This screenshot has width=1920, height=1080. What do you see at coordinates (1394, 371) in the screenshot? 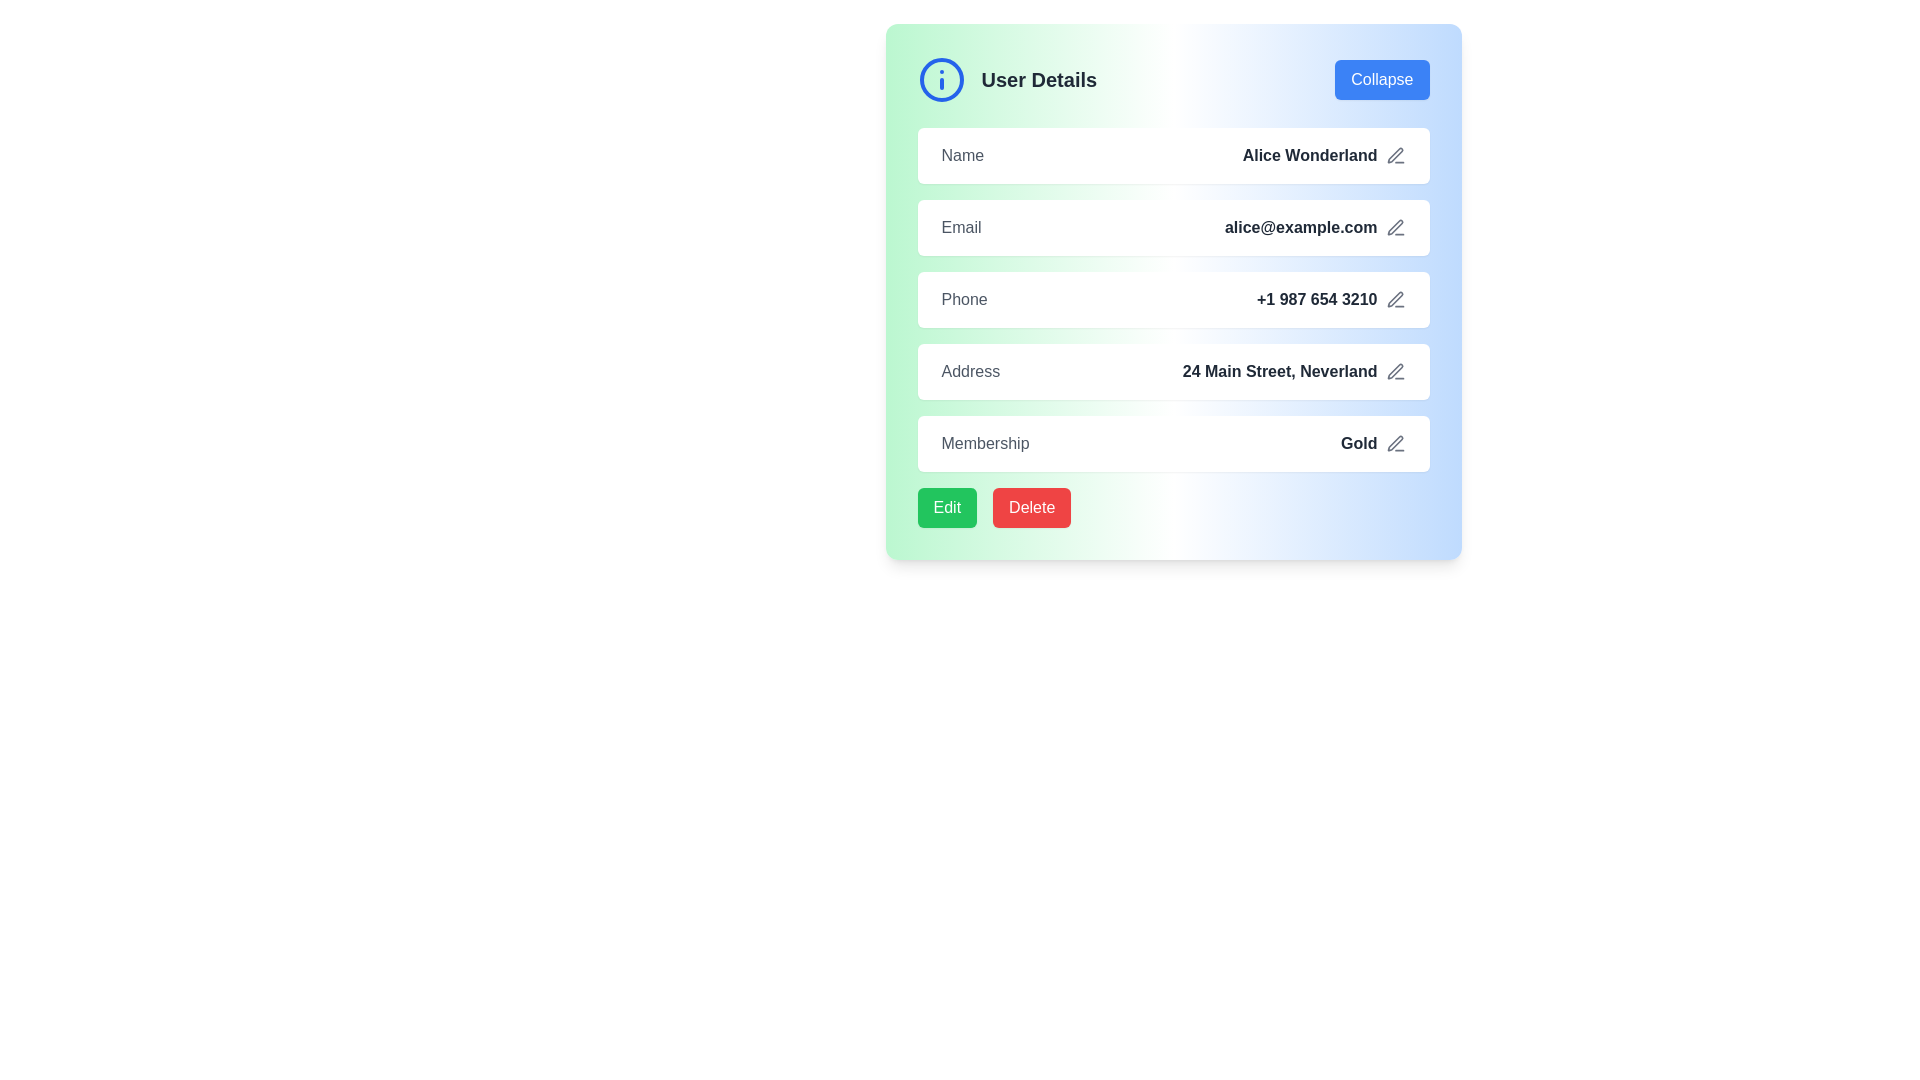
I see `the icon button located to the right of the address text '24 Main Street, Neverland'` at bounding box center [1394, 371].